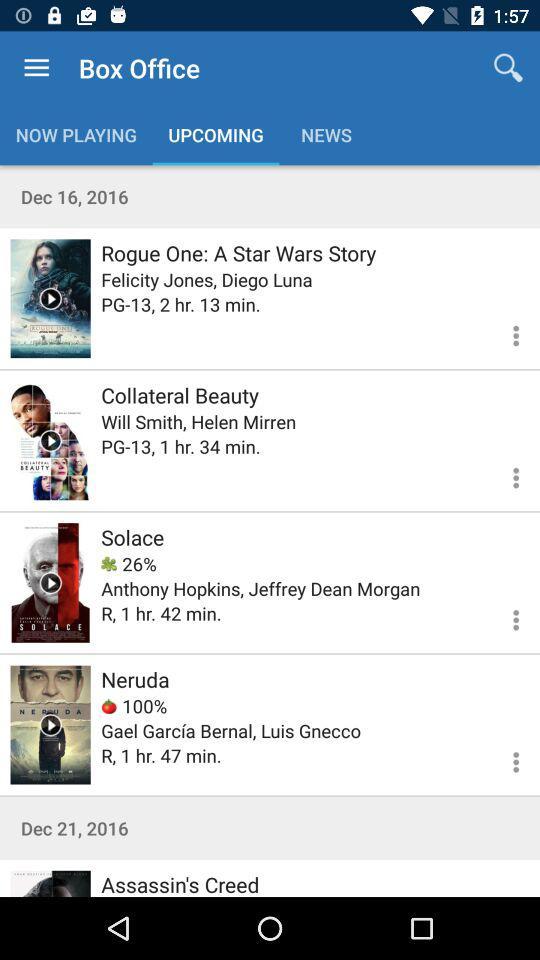  I want to click on more details, so click(503, 475).